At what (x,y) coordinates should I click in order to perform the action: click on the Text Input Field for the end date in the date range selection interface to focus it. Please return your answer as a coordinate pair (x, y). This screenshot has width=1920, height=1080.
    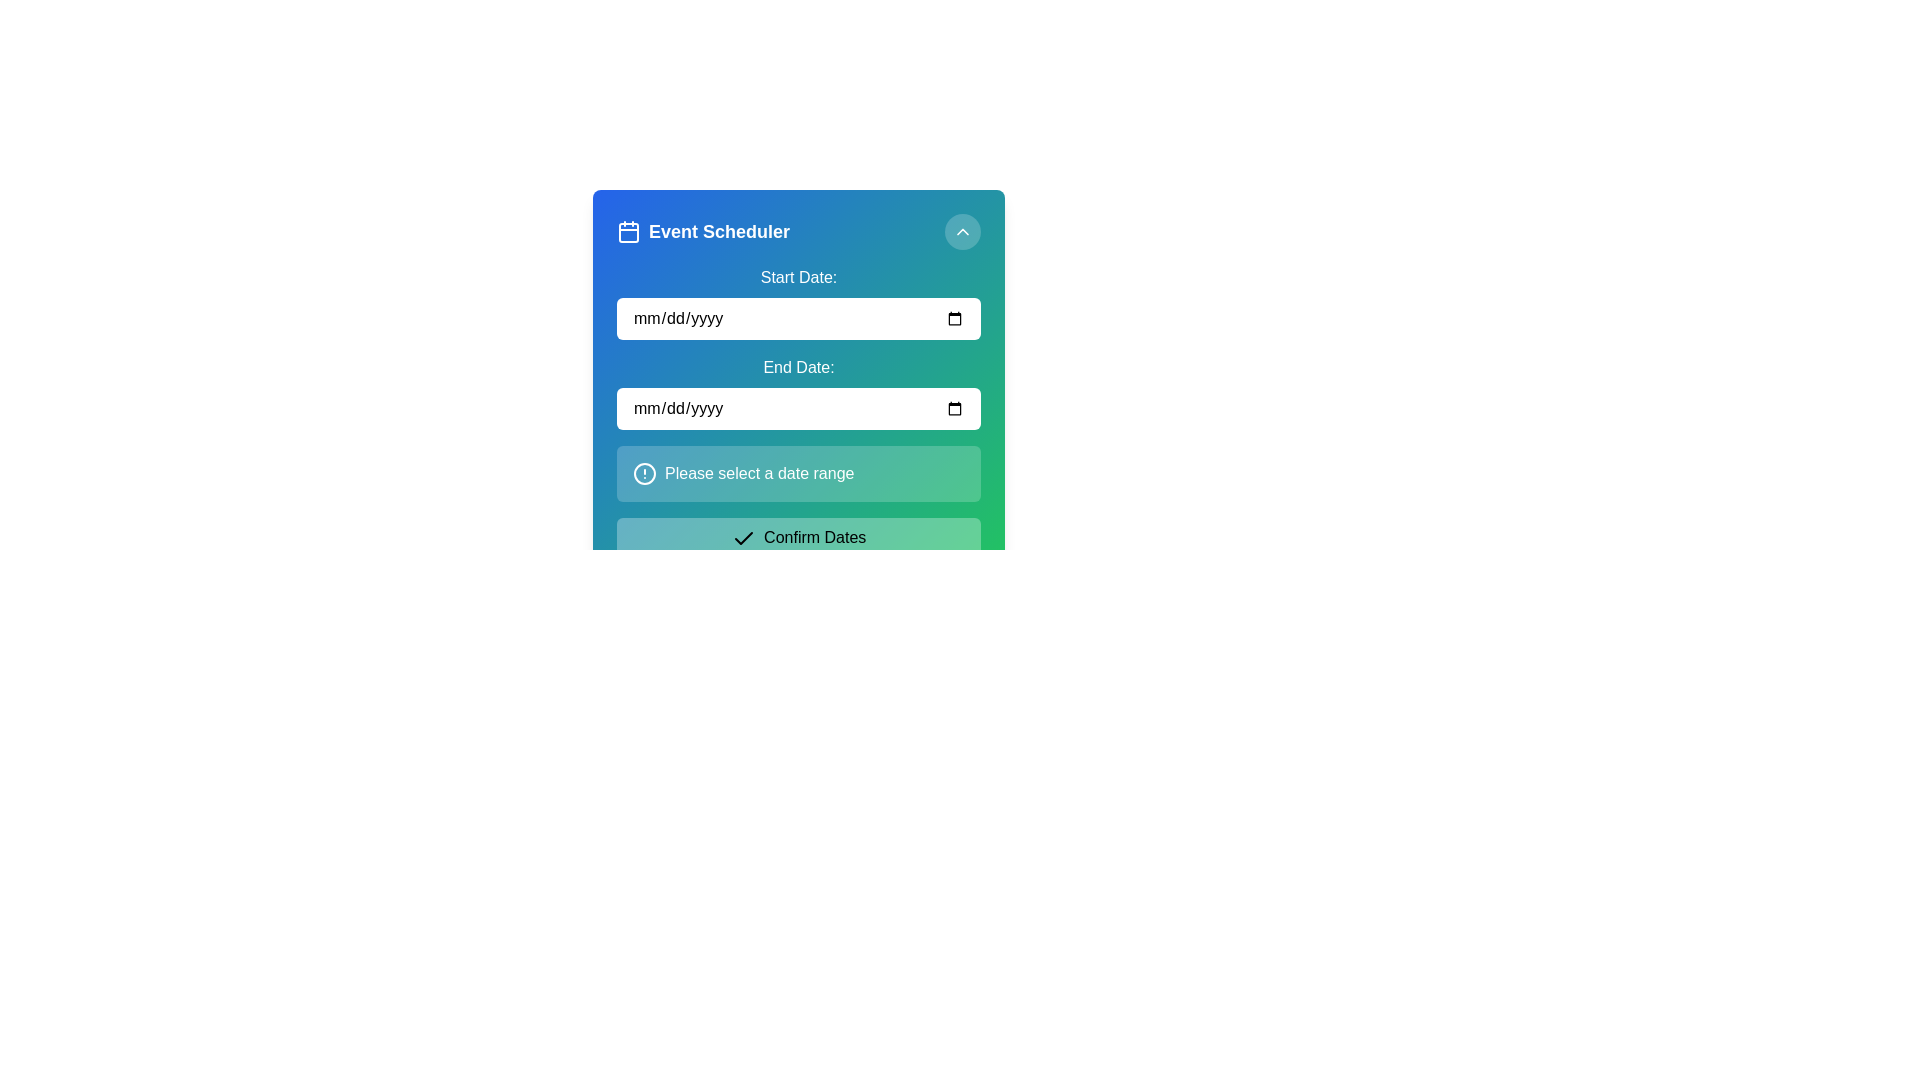
    Looking at the image, I should click on (797, 385).